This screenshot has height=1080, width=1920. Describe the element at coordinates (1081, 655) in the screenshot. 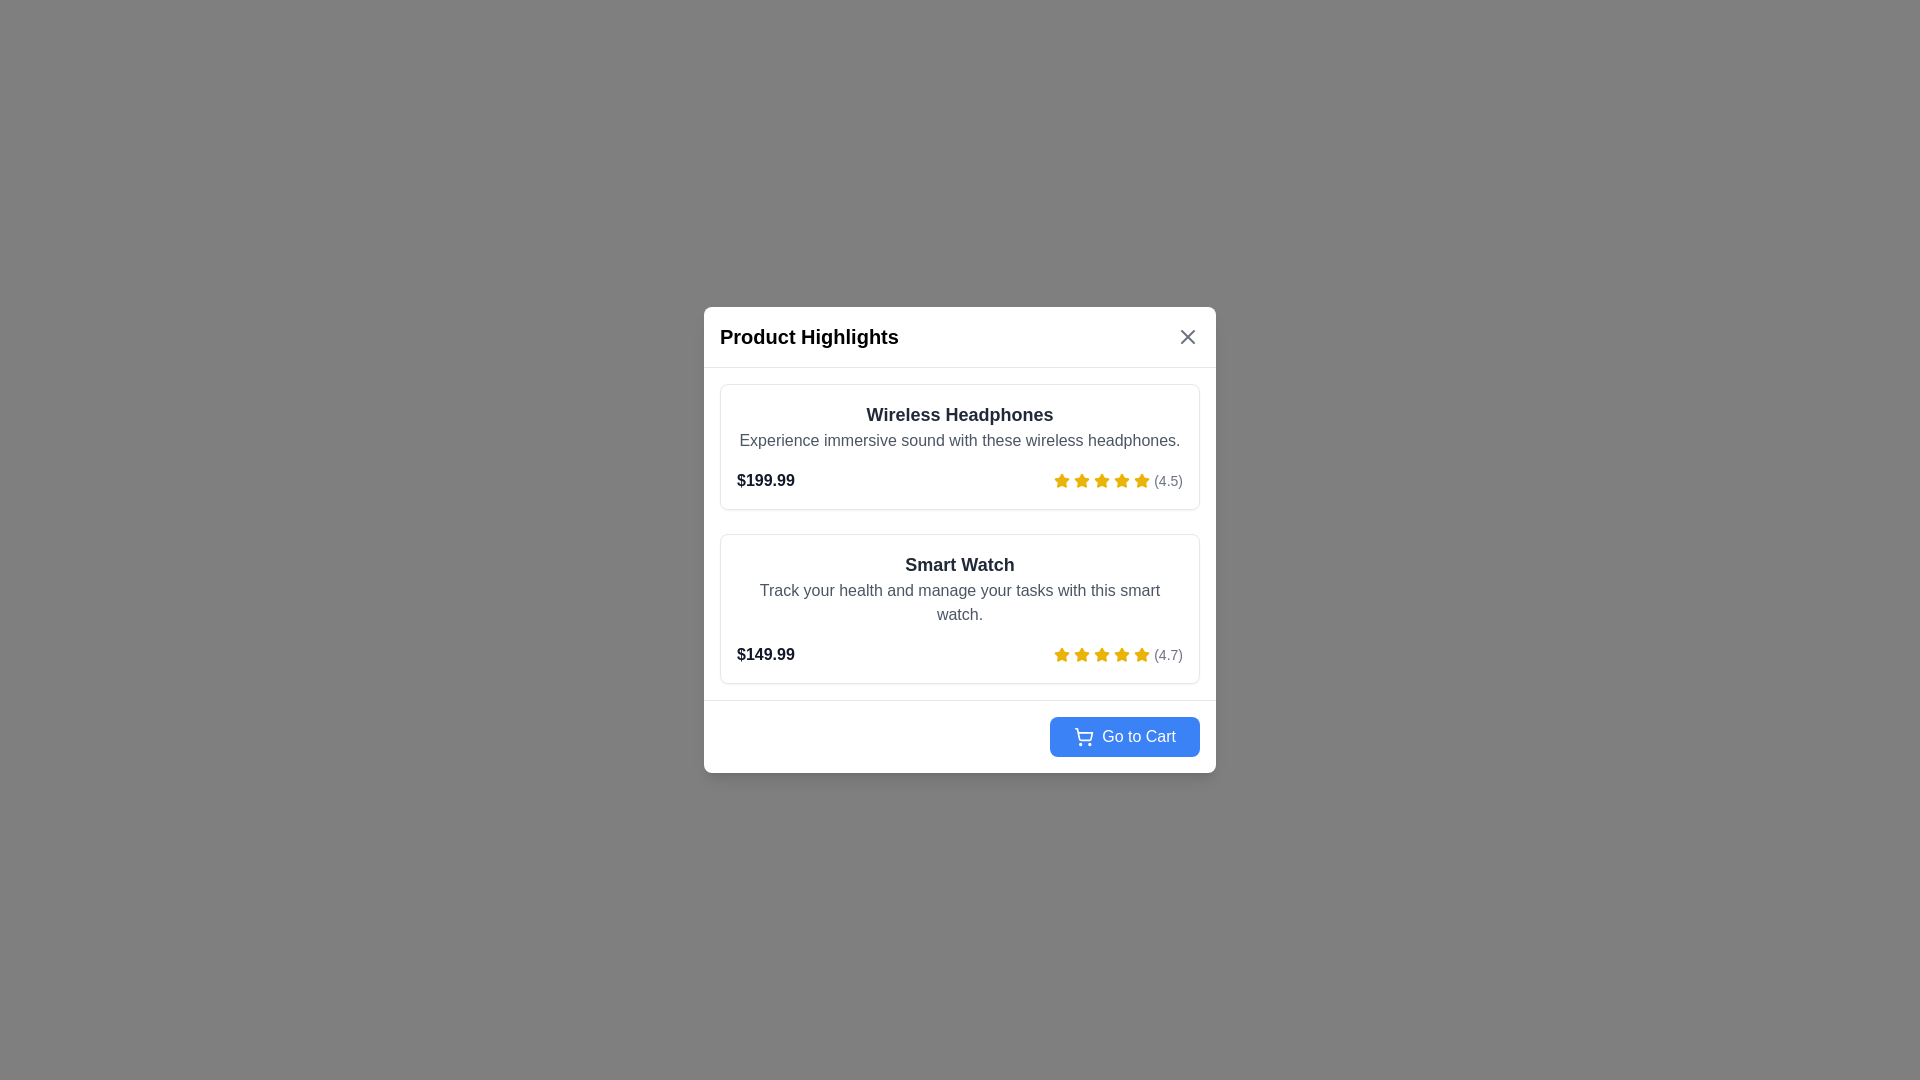

I see `the third yellow star icon in the product rating section next to the 'Smart Watch' listing to interact with the rating system` at that location.